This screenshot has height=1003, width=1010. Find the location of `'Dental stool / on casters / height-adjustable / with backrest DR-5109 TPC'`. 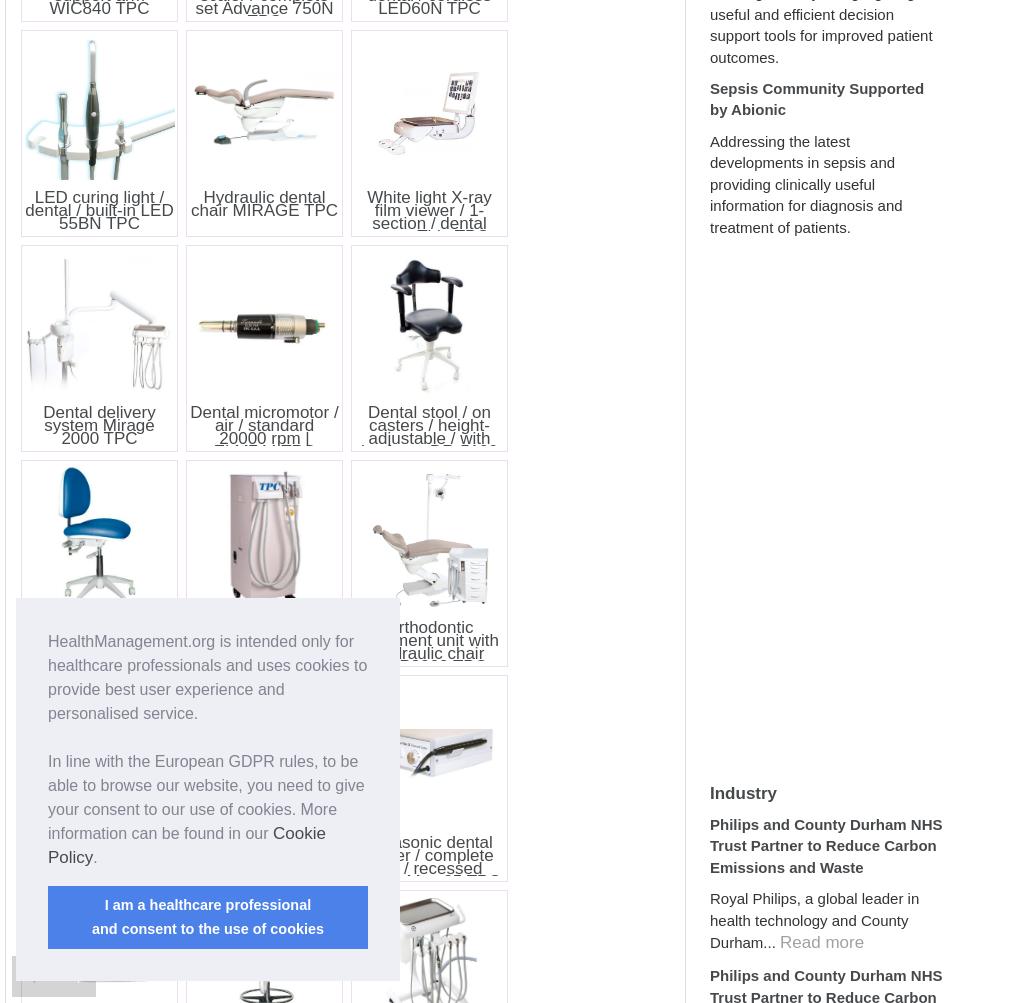

'Dental stool / on casters / height-adjustable / with backrest DR-5109 TPC' is located at coordinates (429, 437).